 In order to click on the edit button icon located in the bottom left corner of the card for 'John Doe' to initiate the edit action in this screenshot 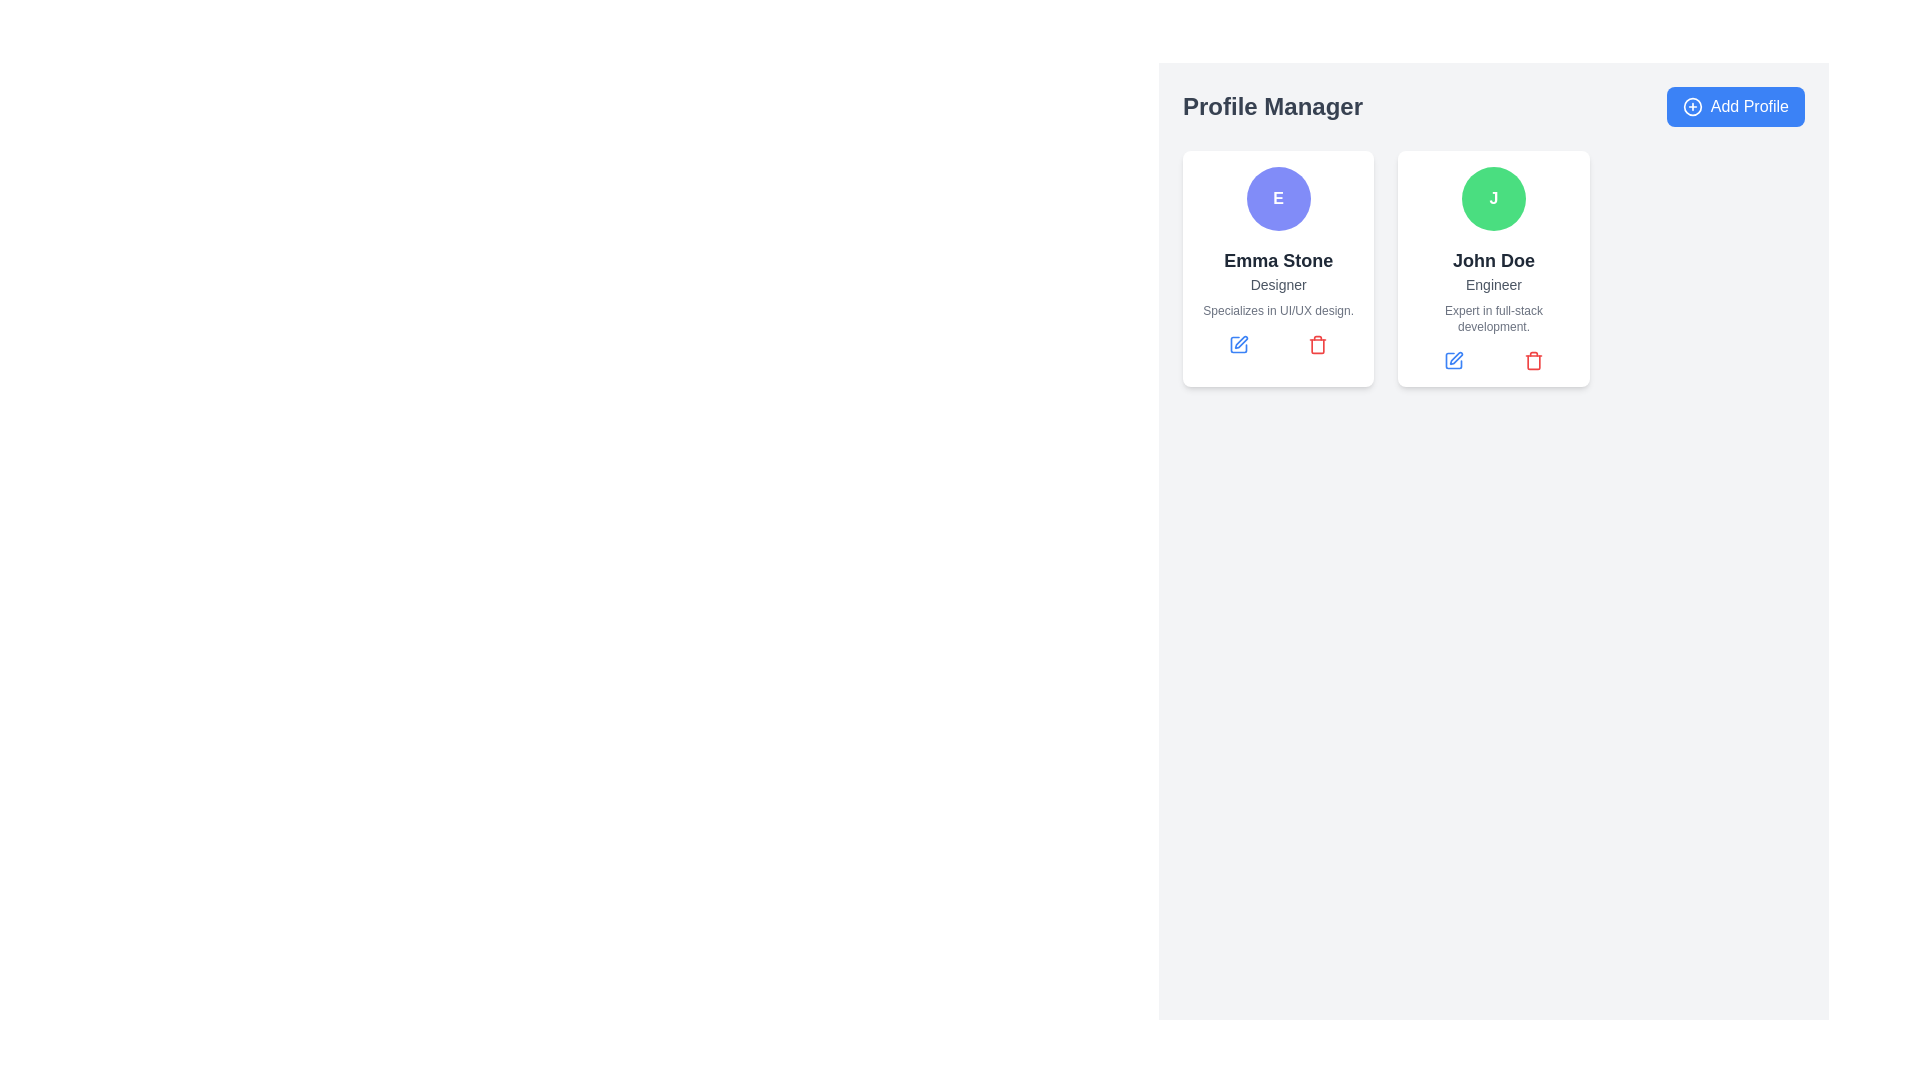, I will do `click(1456, 357)`.